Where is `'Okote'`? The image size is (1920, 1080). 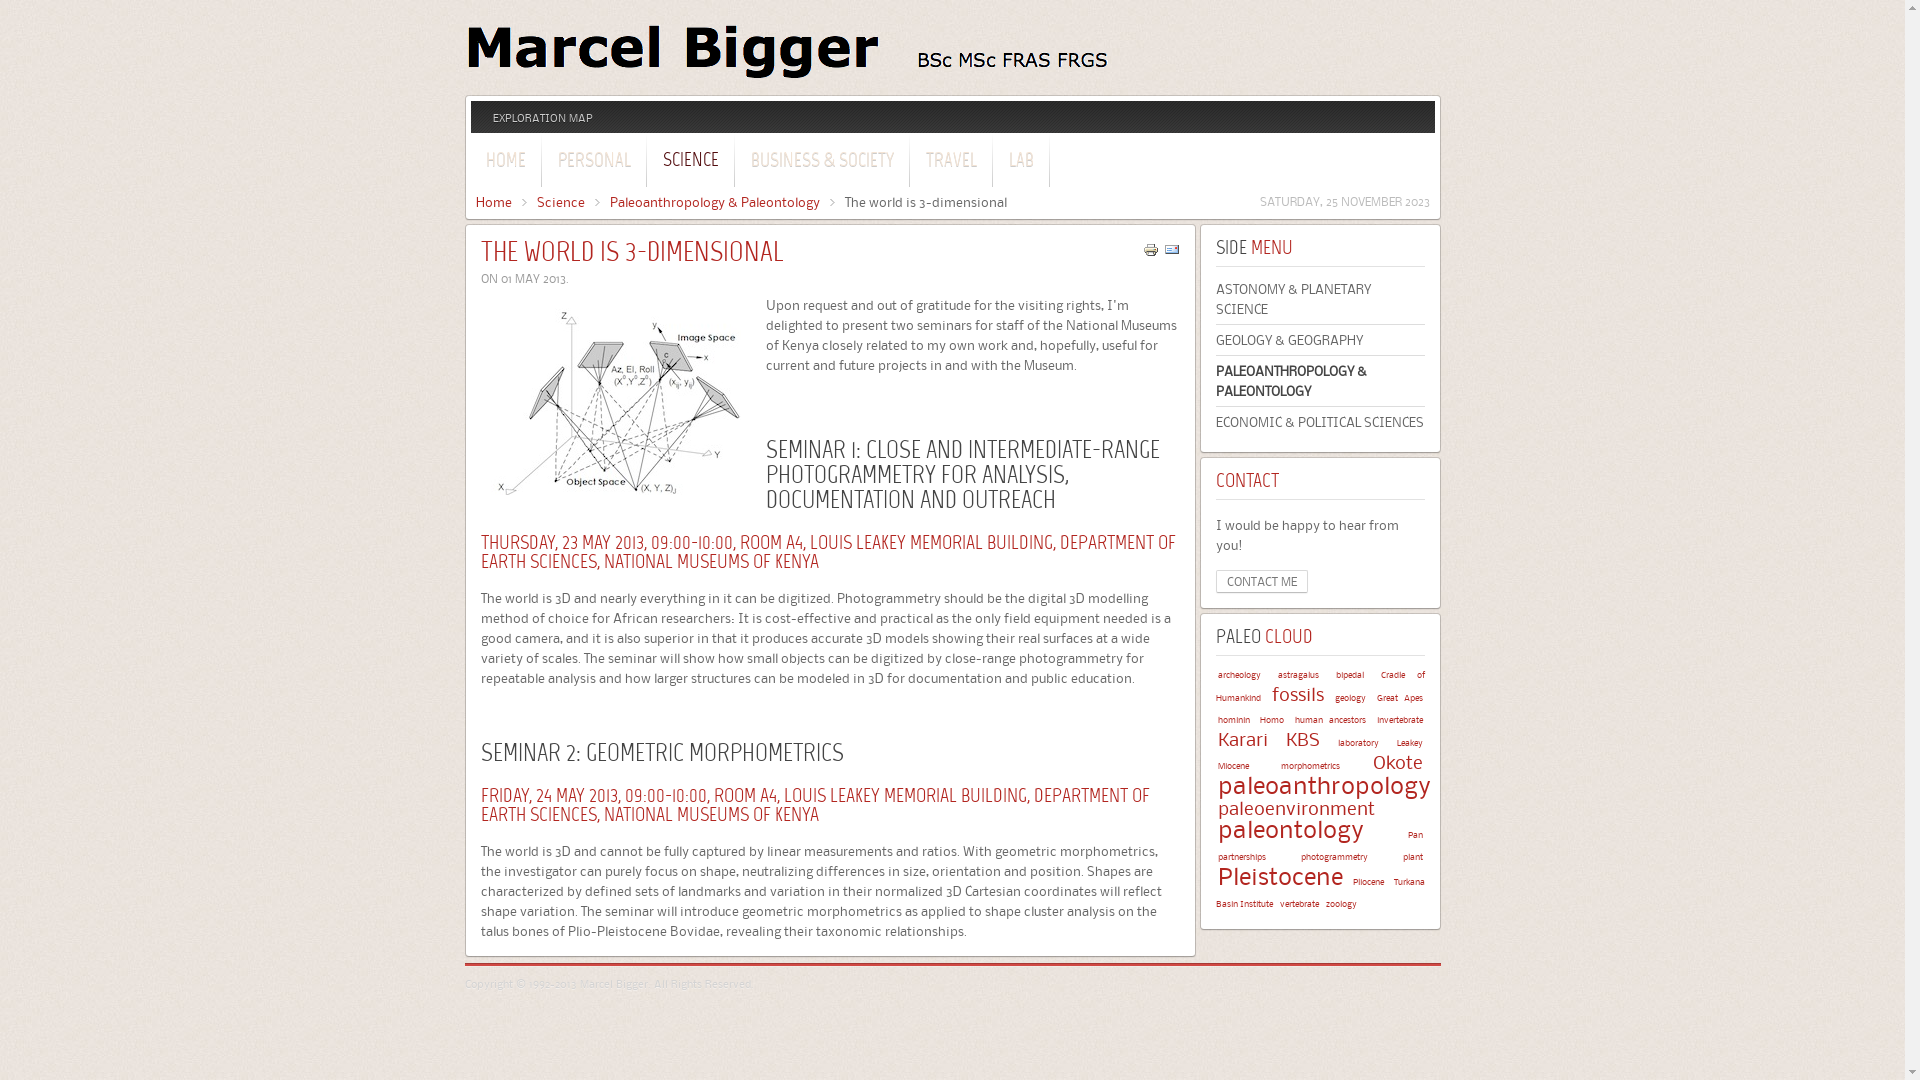 'Okote' is located at coordinates (1395, 762).